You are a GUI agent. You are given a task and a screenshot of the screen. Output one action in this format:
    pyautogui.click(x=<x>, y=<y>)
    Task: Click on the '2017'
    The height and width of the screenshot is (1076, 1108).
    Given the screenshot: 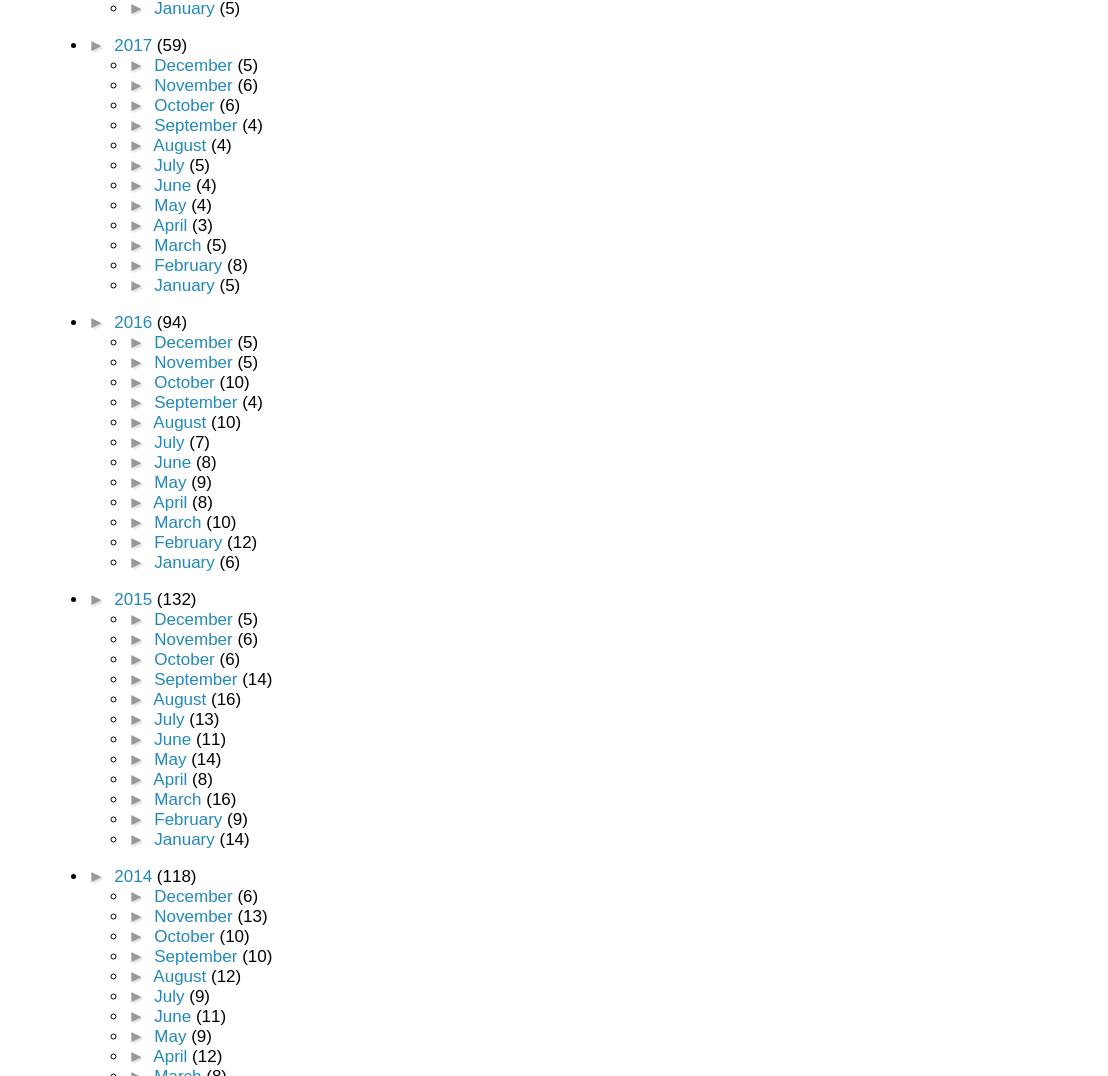 What is the action you would take?
    pyautogui.click(x=134, y=44)
    